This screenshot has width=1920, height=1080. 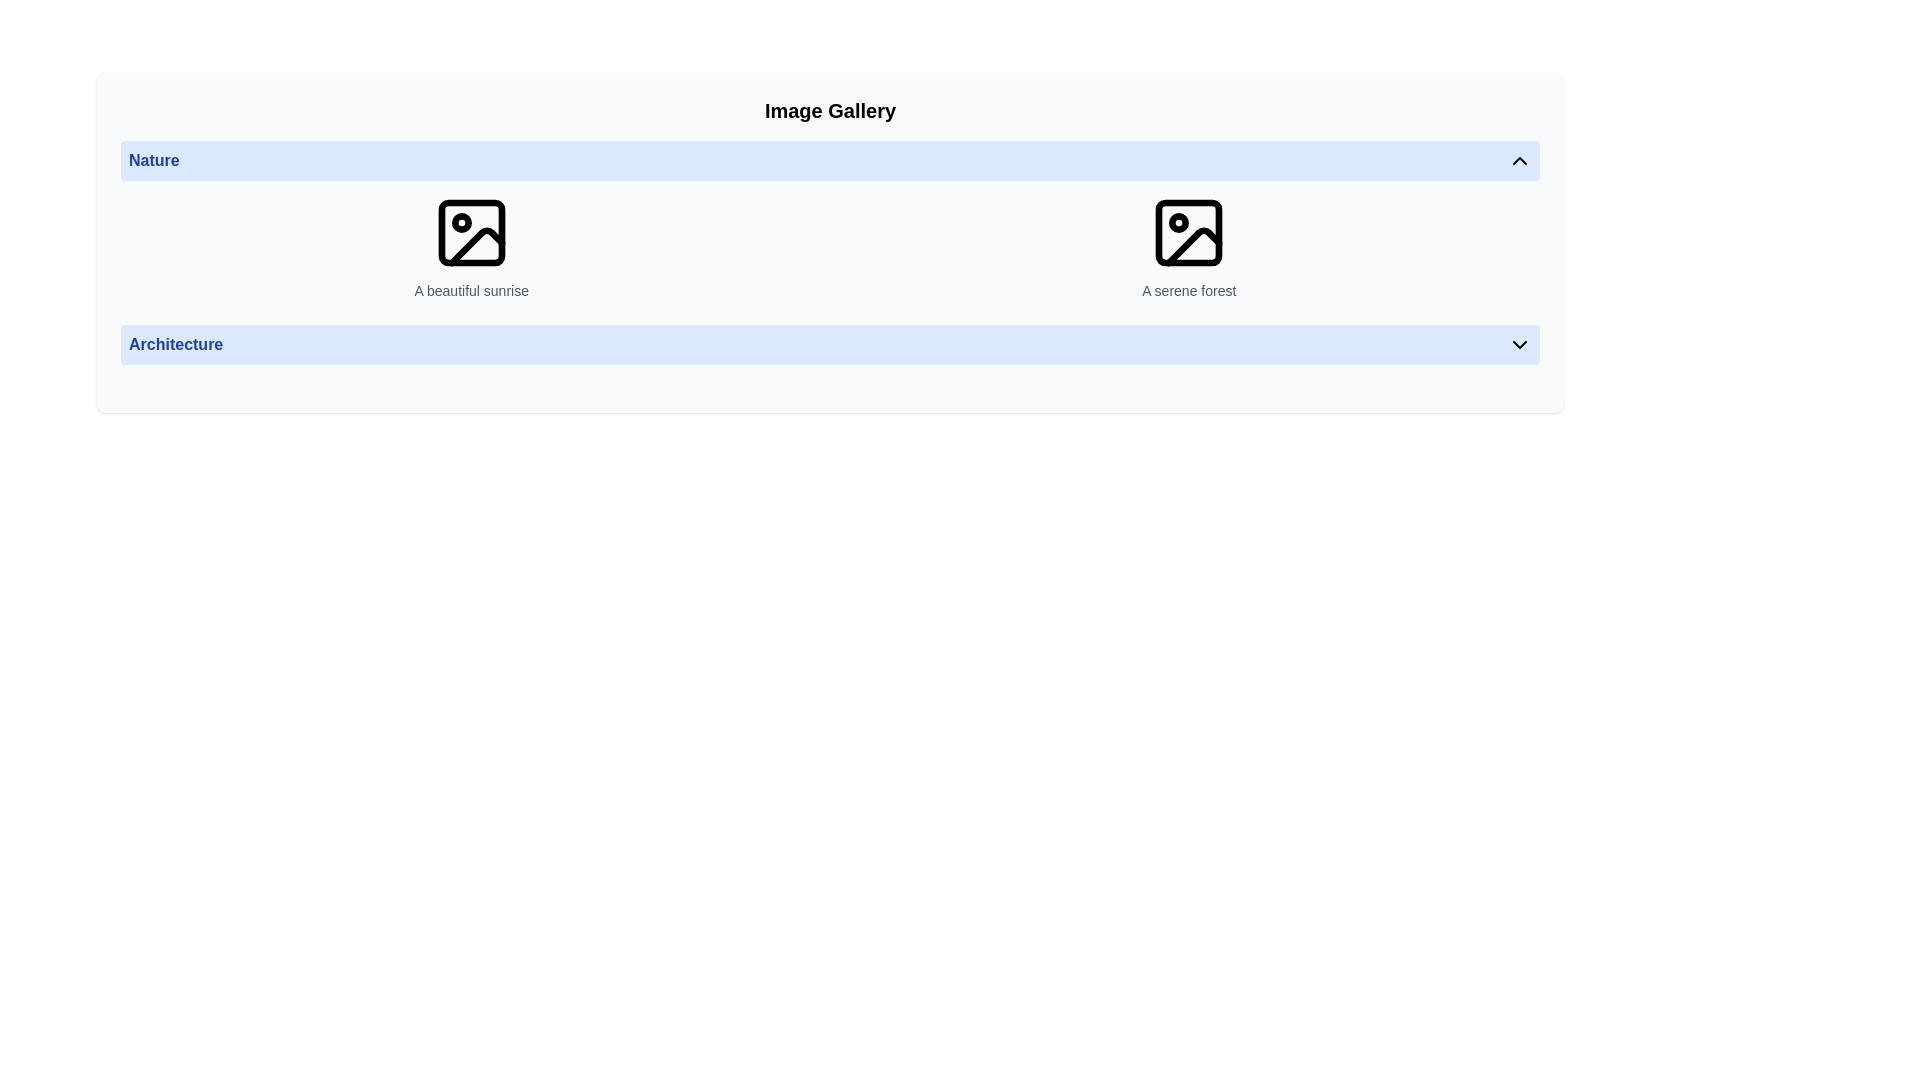 What do you see at coordinates (470, 231) in the screenshot?
I see `the photo icon with a rounded border, circular feature in the upper left corner, and a zigzag line in the lower right, located in the 'Nature' section above the text 'A beautiful sunrise'` at bounding box center [470, 231].